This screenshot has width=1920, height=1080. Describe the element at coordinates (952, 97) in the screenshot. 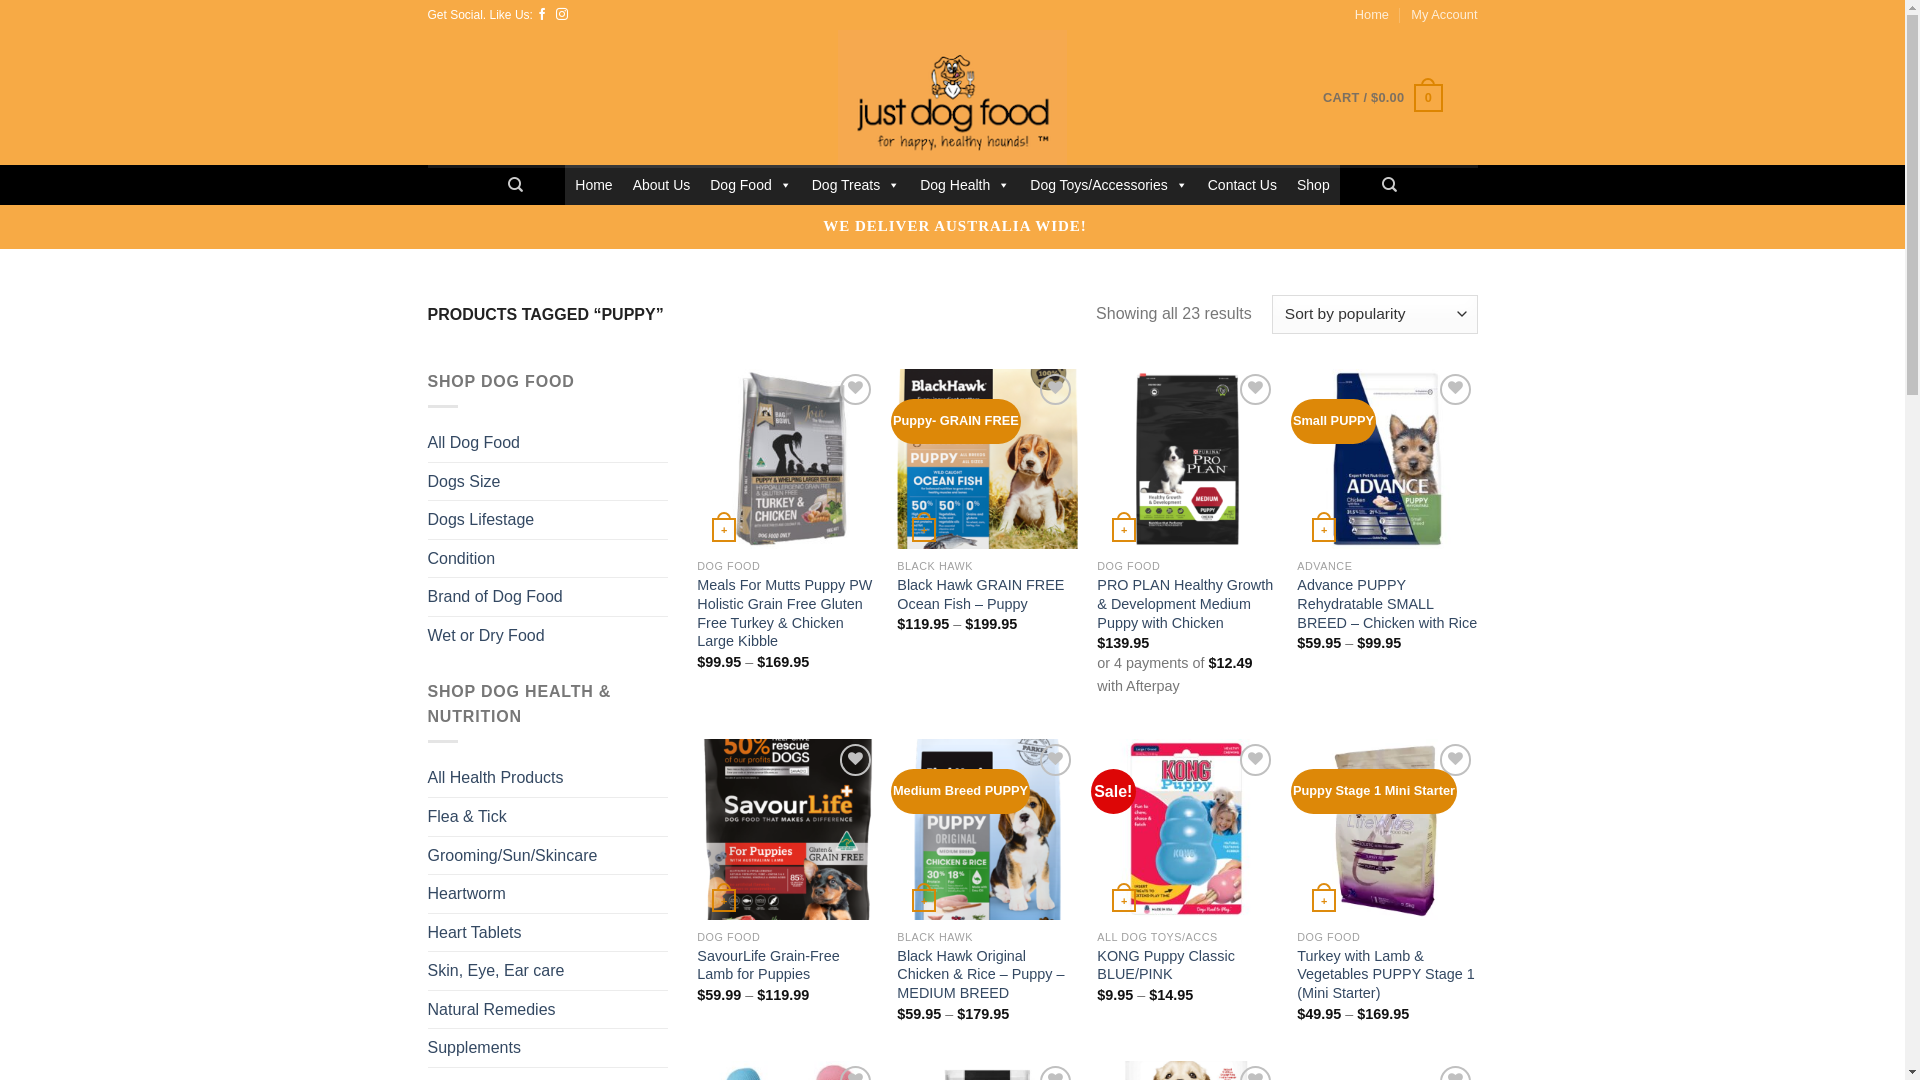

I see `'Just Dog Food'` at that location.